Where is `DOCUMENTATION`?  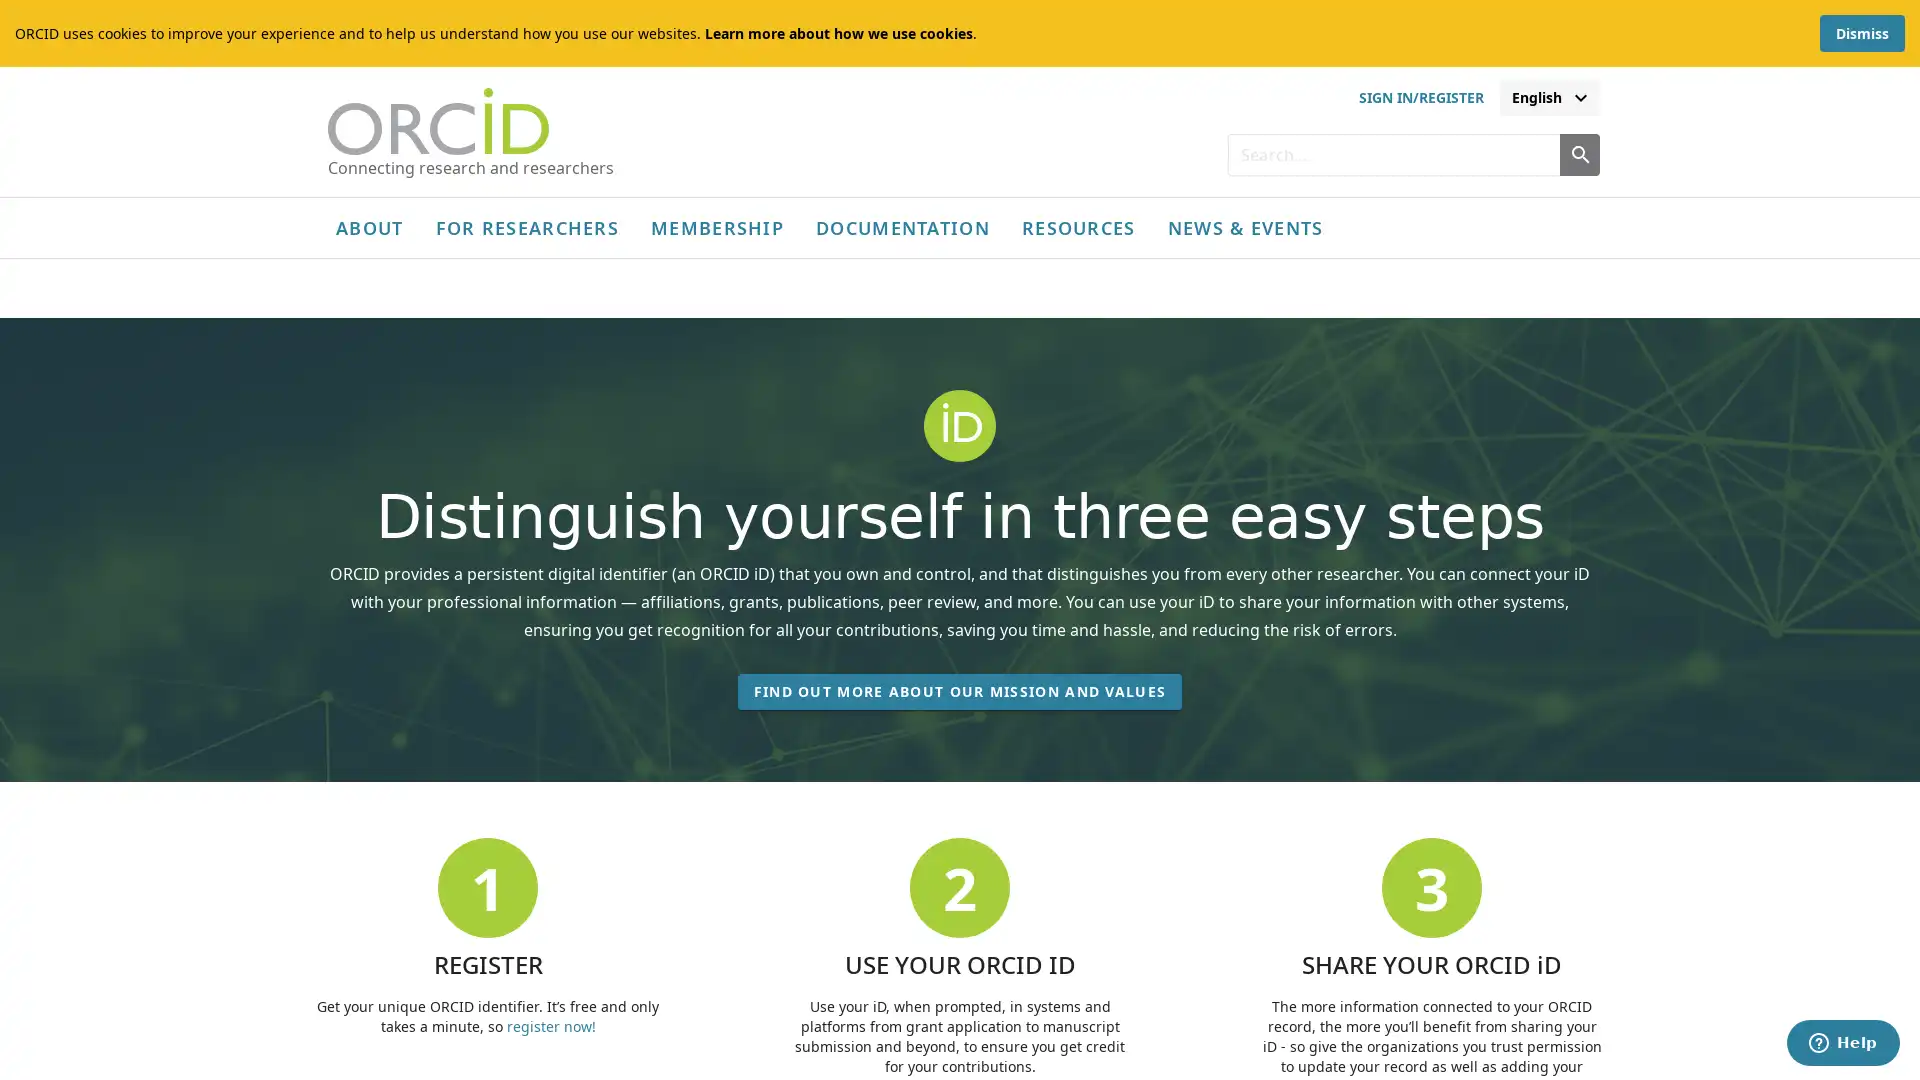 DOCUMENTATION is located at coordinates (901, 226).